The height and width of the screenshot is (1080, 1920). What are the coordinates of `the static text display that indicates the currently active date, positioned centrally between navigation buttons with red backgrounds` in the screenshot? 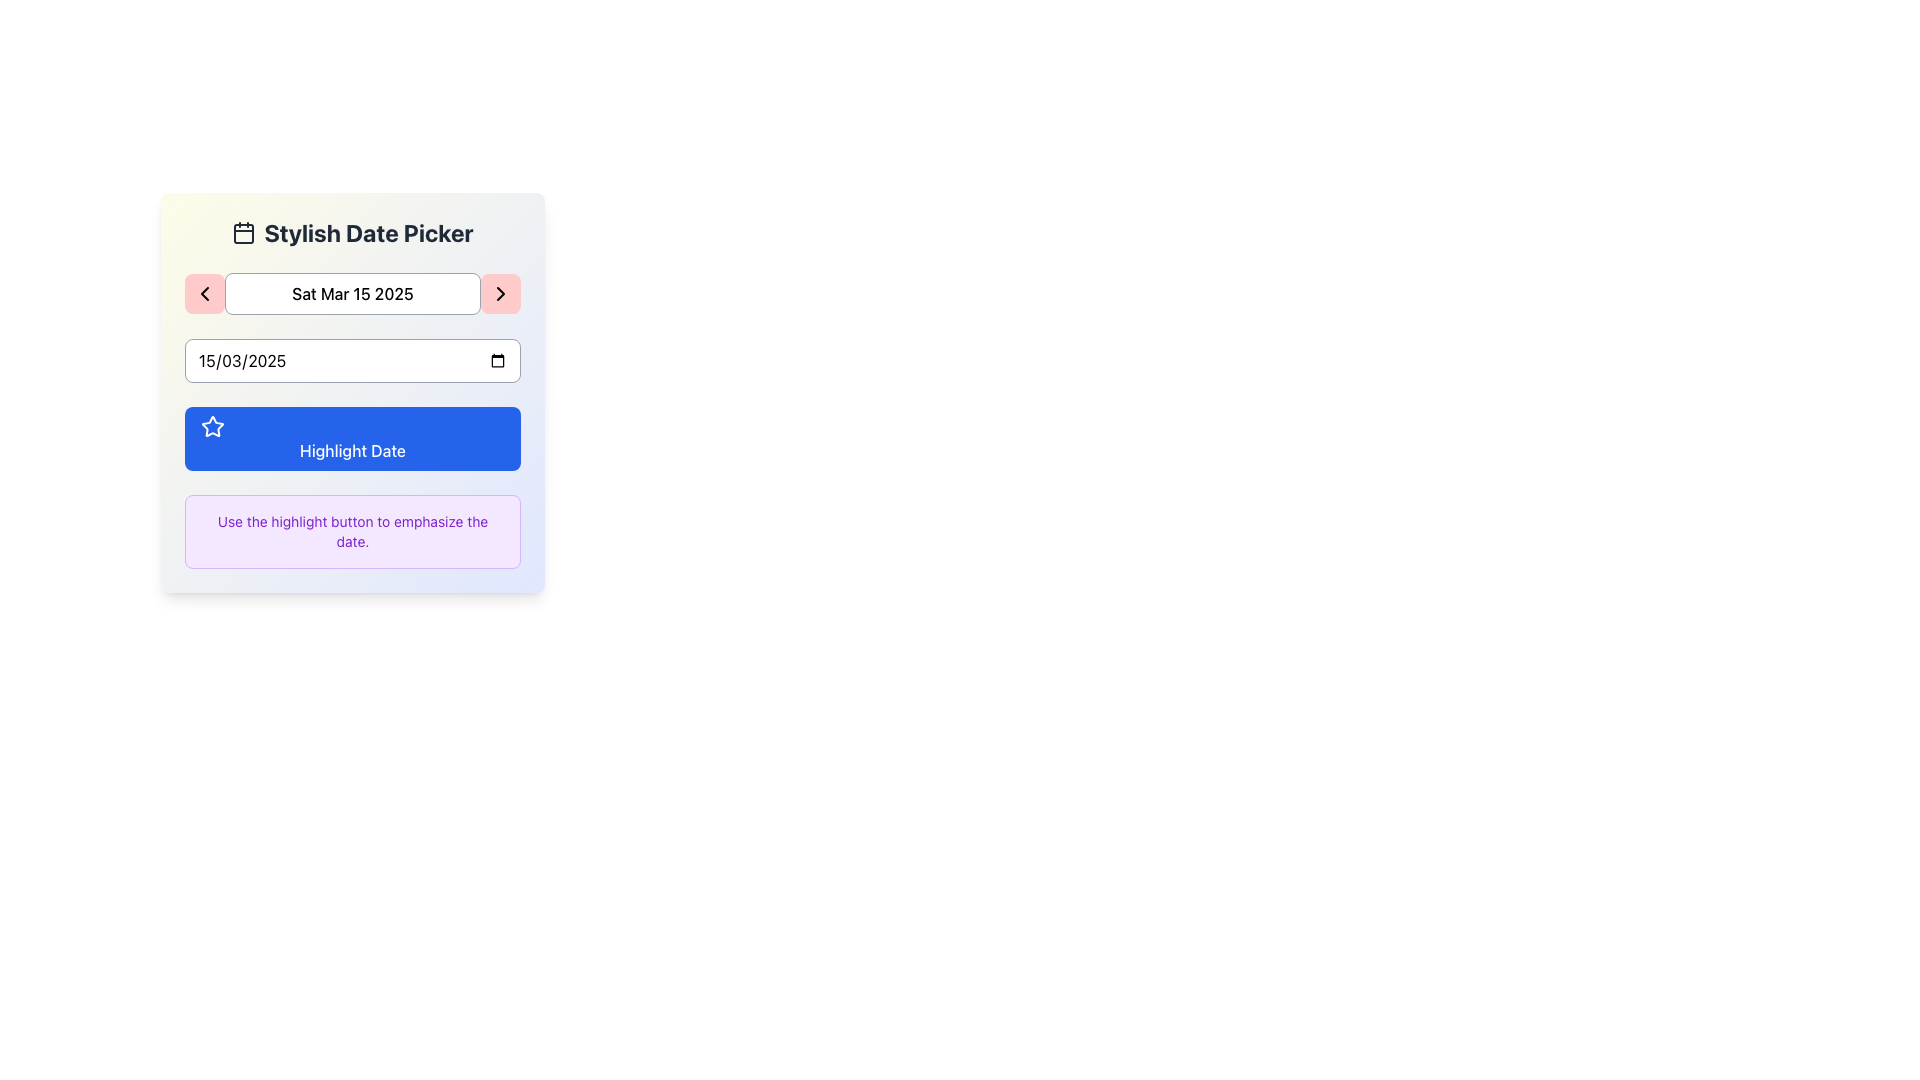 It's located at (353, 293).